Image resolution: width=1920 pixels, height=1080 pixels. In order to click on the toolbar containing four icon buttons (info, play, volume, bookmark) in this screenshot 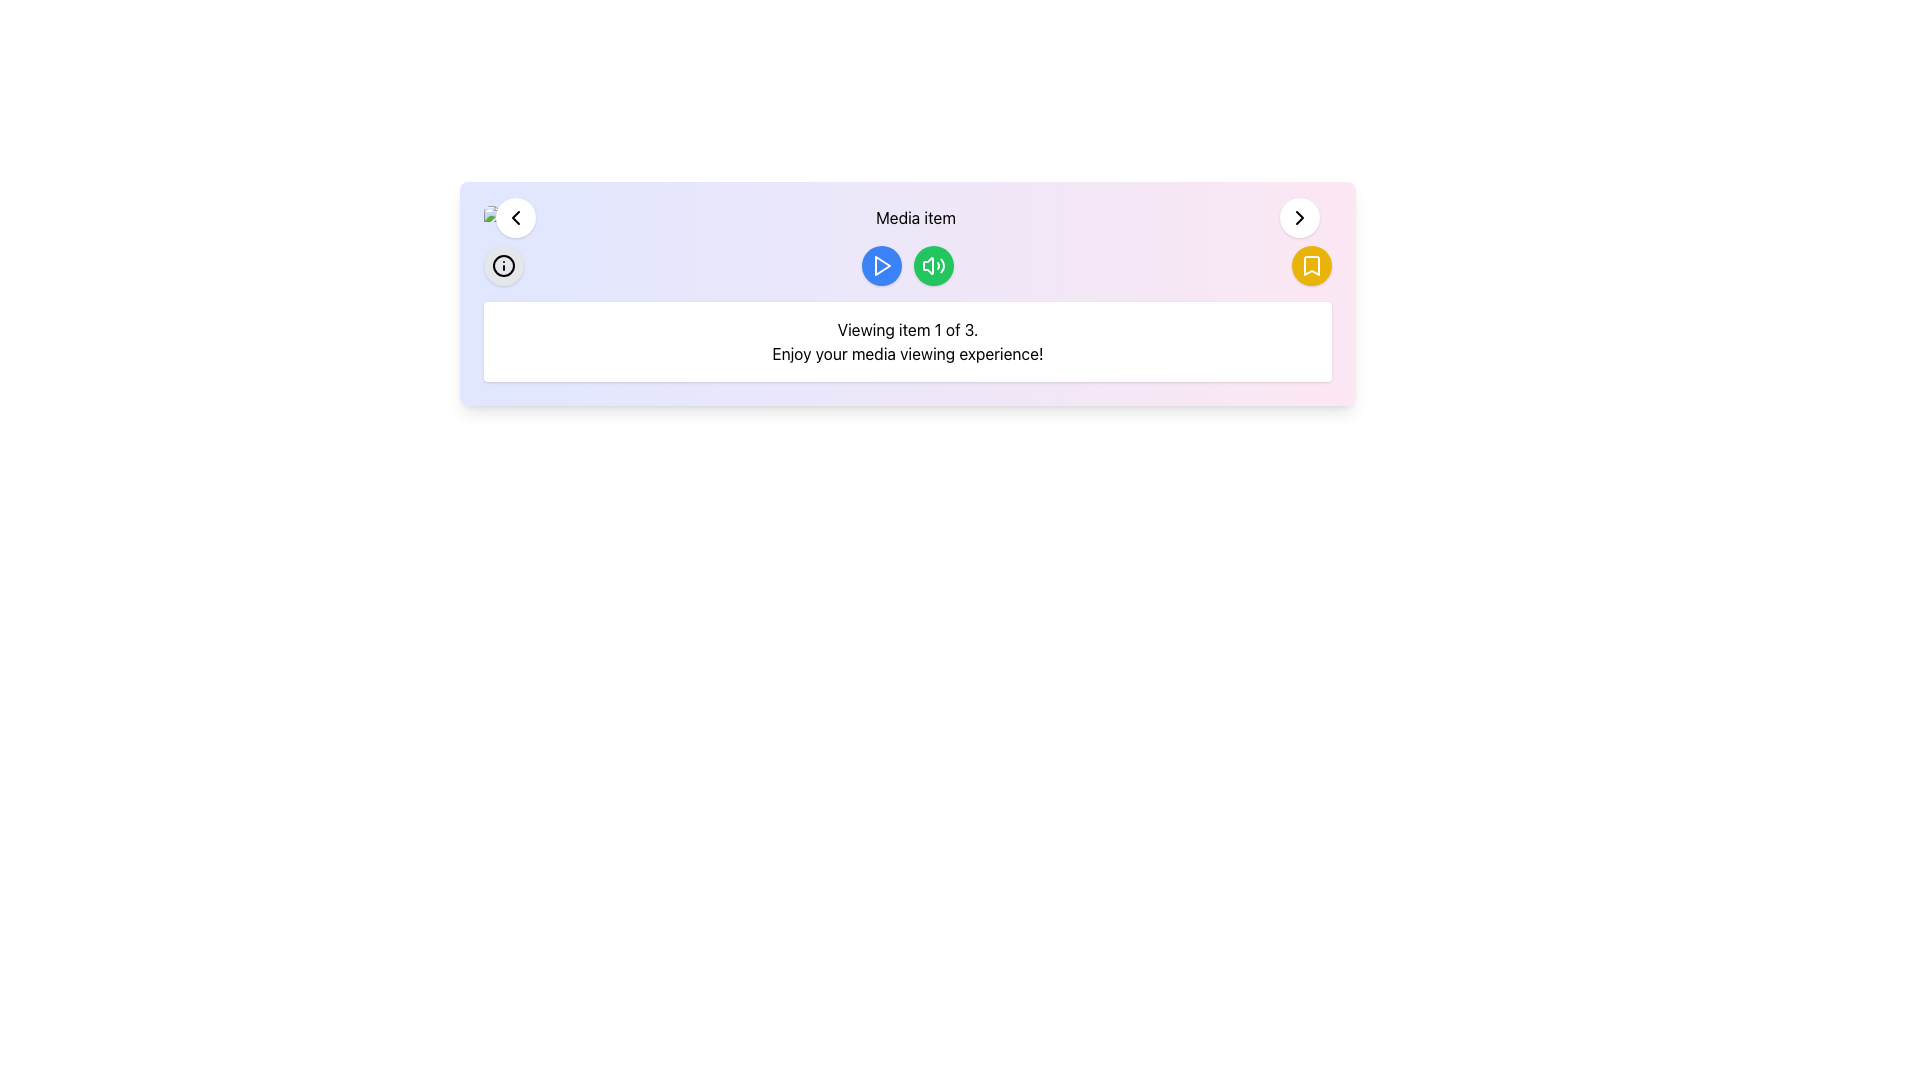, I will do `click(906, 265)`.